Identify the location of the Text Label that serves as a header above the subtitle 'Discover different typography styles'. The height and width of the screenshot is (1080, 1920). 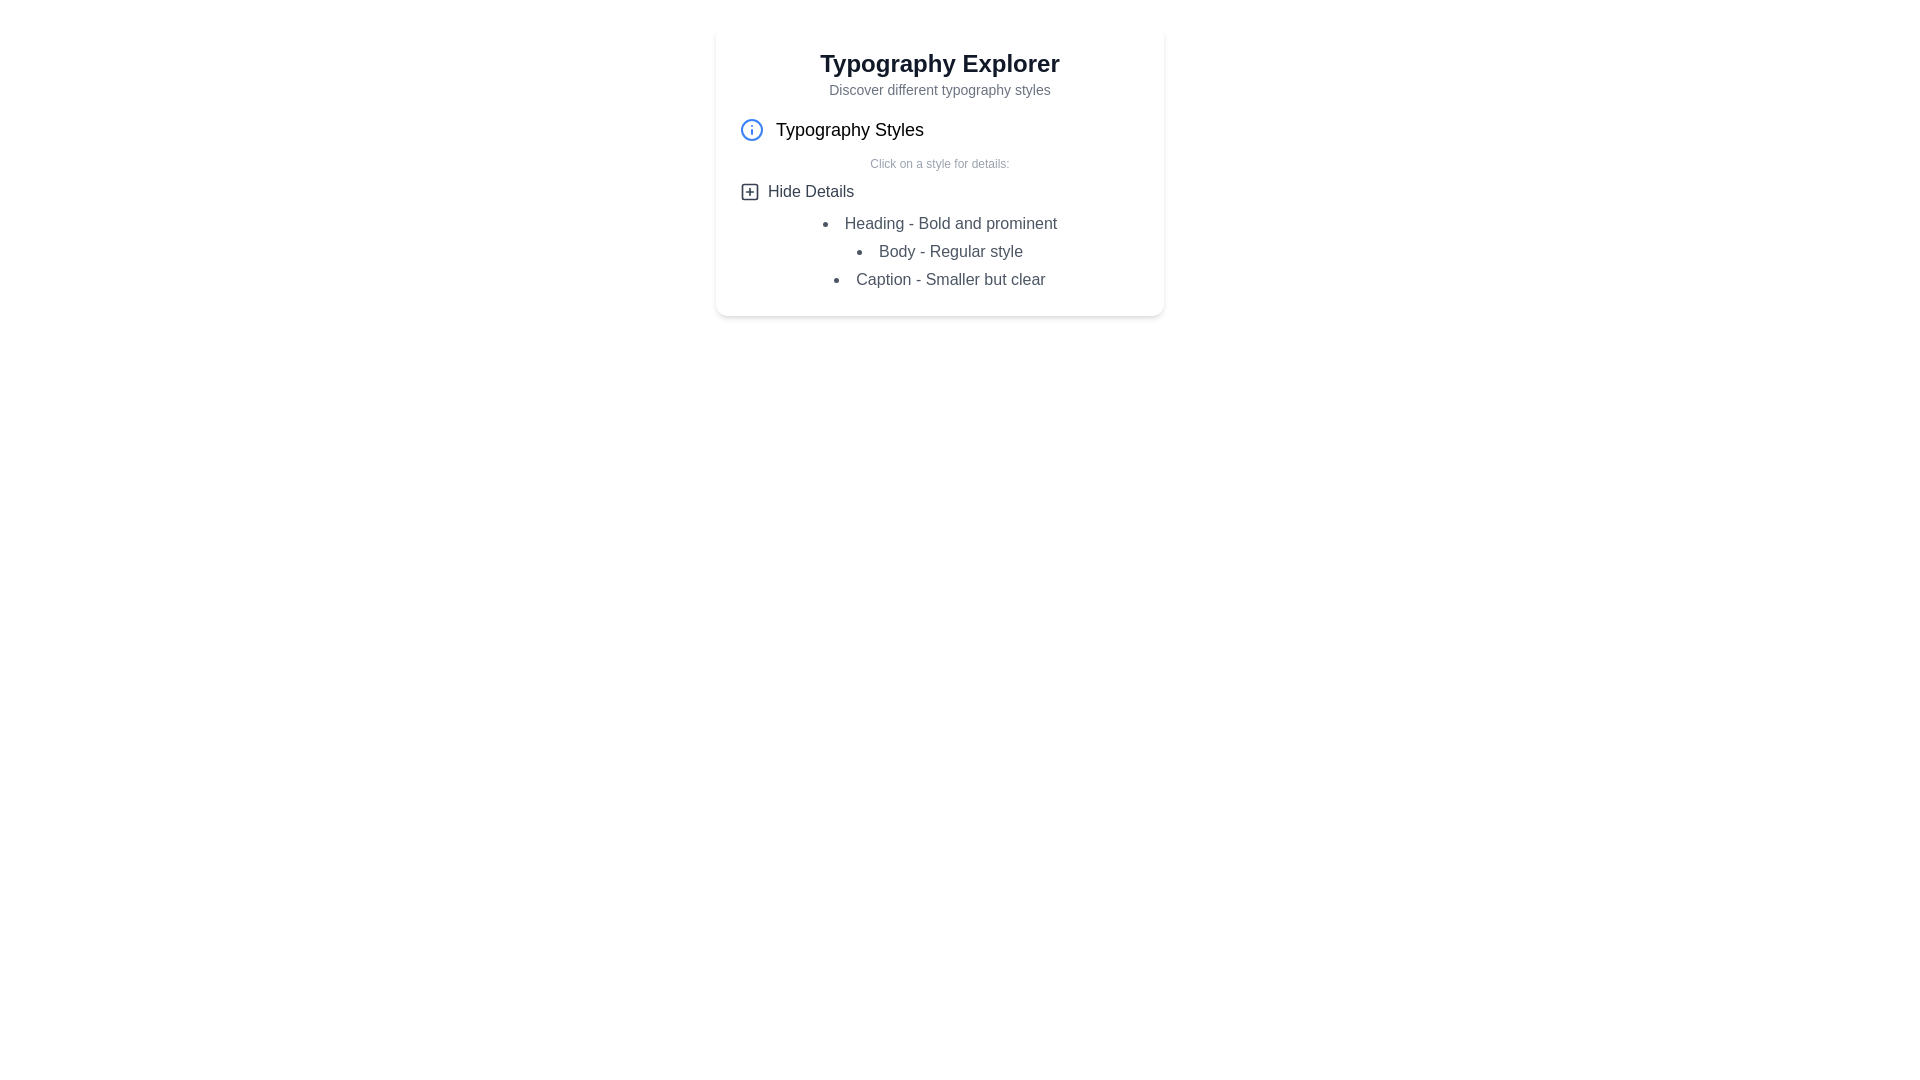
(939, 63).